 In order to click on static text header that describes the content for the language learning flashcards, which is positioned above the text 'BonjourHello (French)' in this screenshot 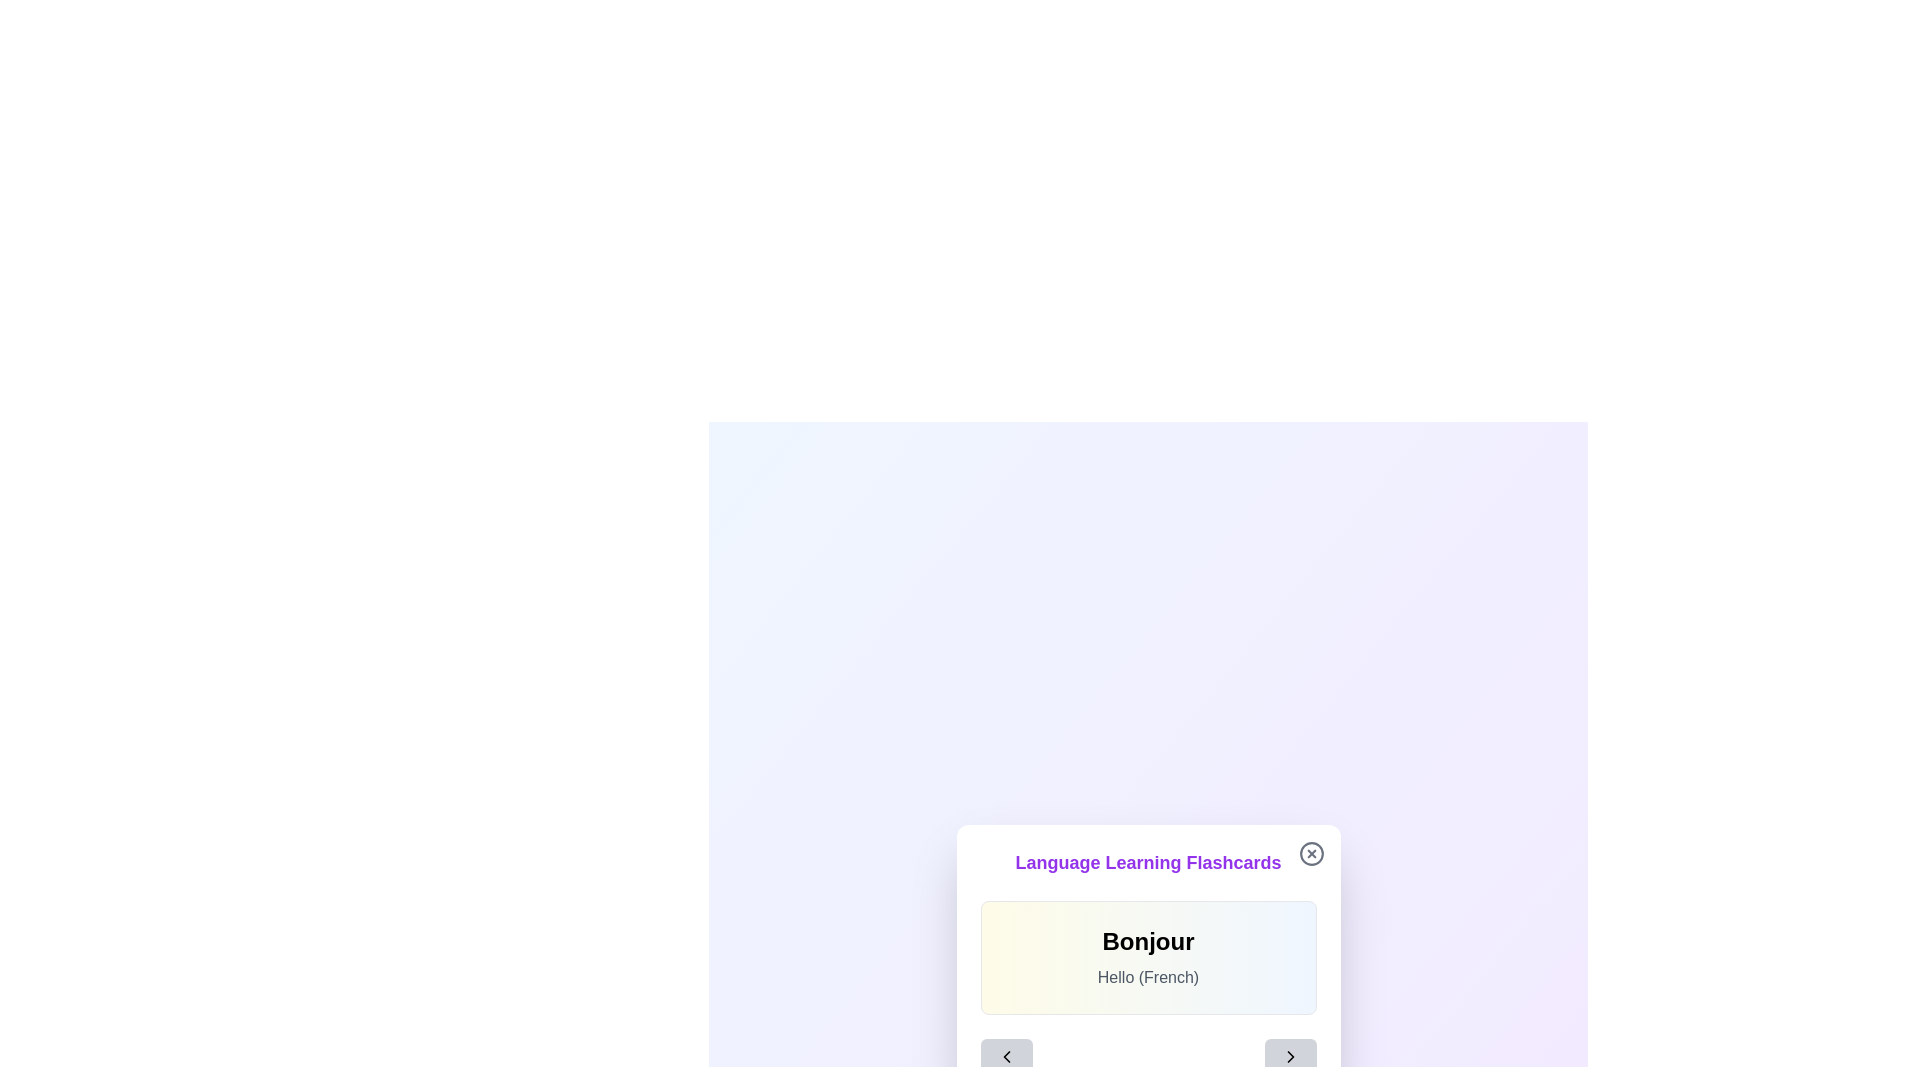, I will do `click(1148, 862)`.